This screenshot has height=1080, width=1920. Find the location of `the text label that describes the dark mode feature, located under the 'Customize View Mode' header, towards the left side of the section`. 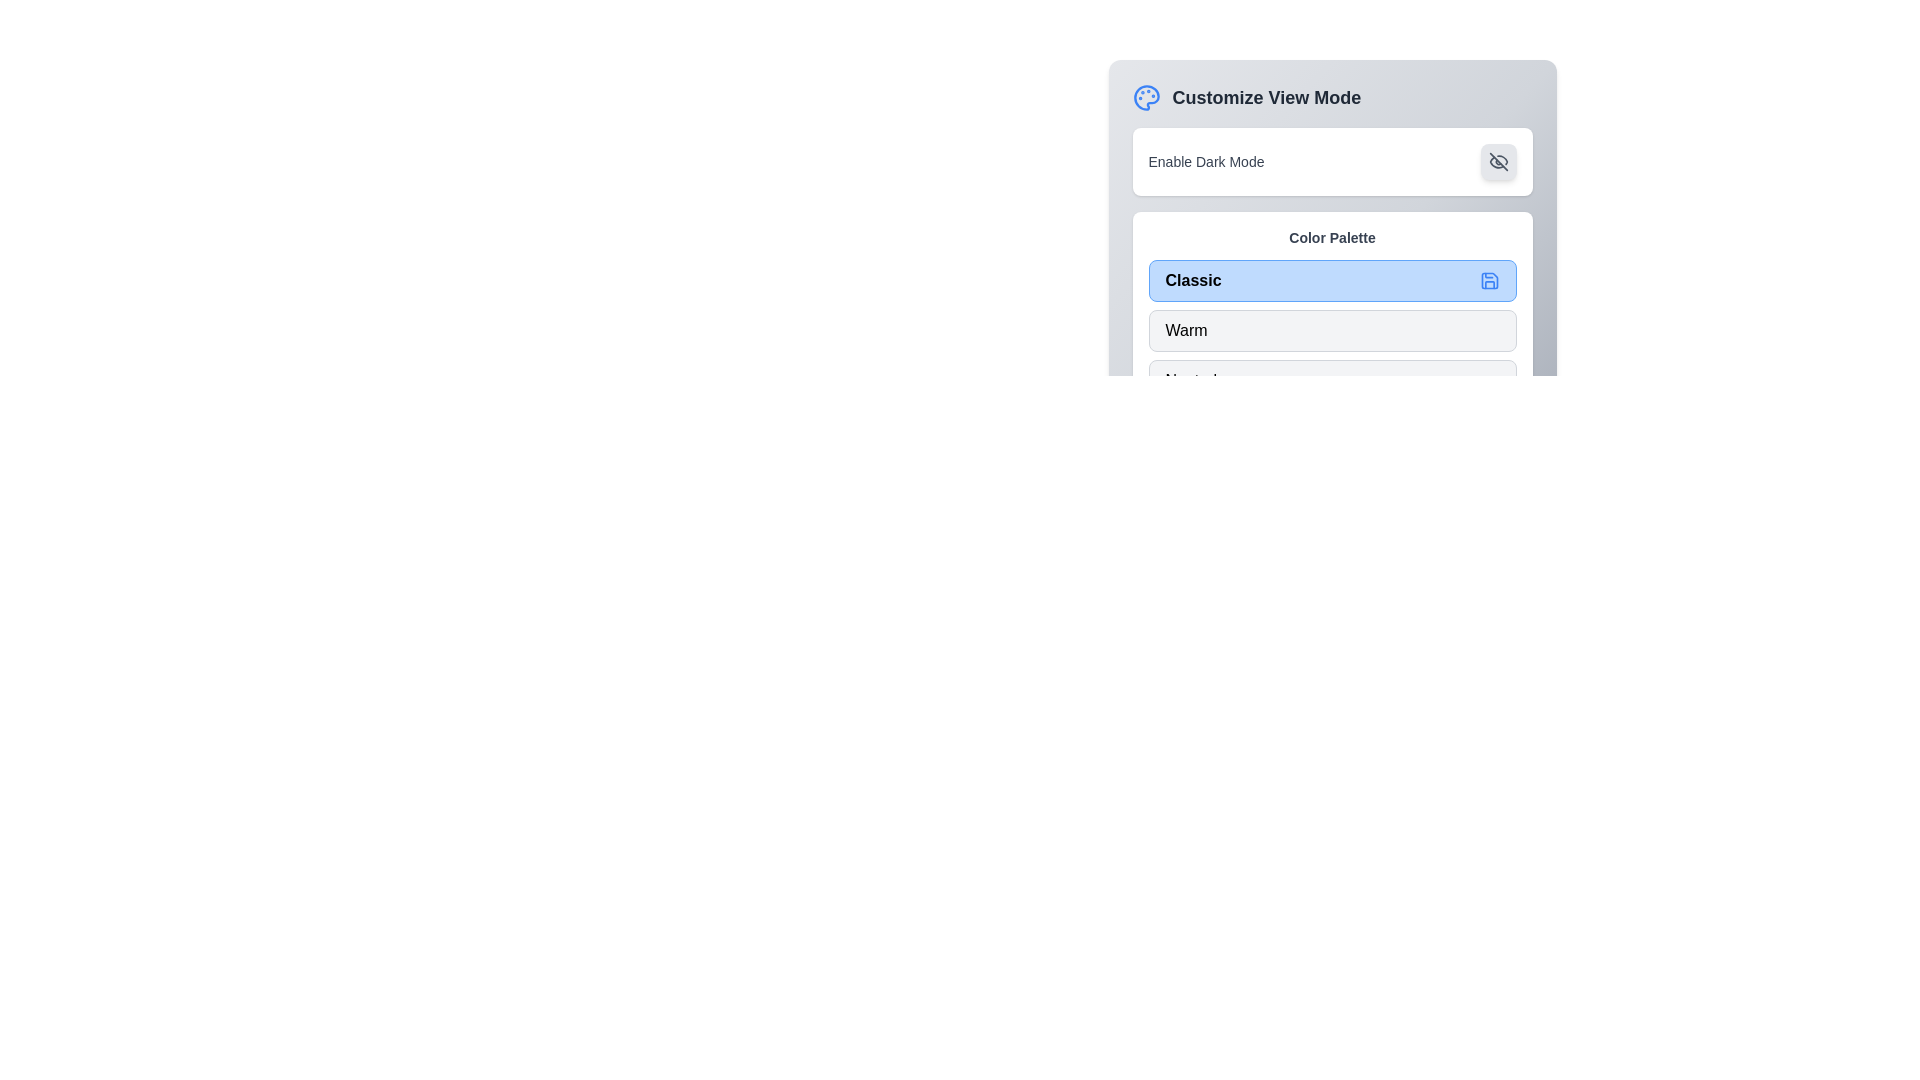

the text label that describes the dark mode feature, located under the 'Customize View Mode' header, towards the left side of the section is located at coordinates (1205, 161).